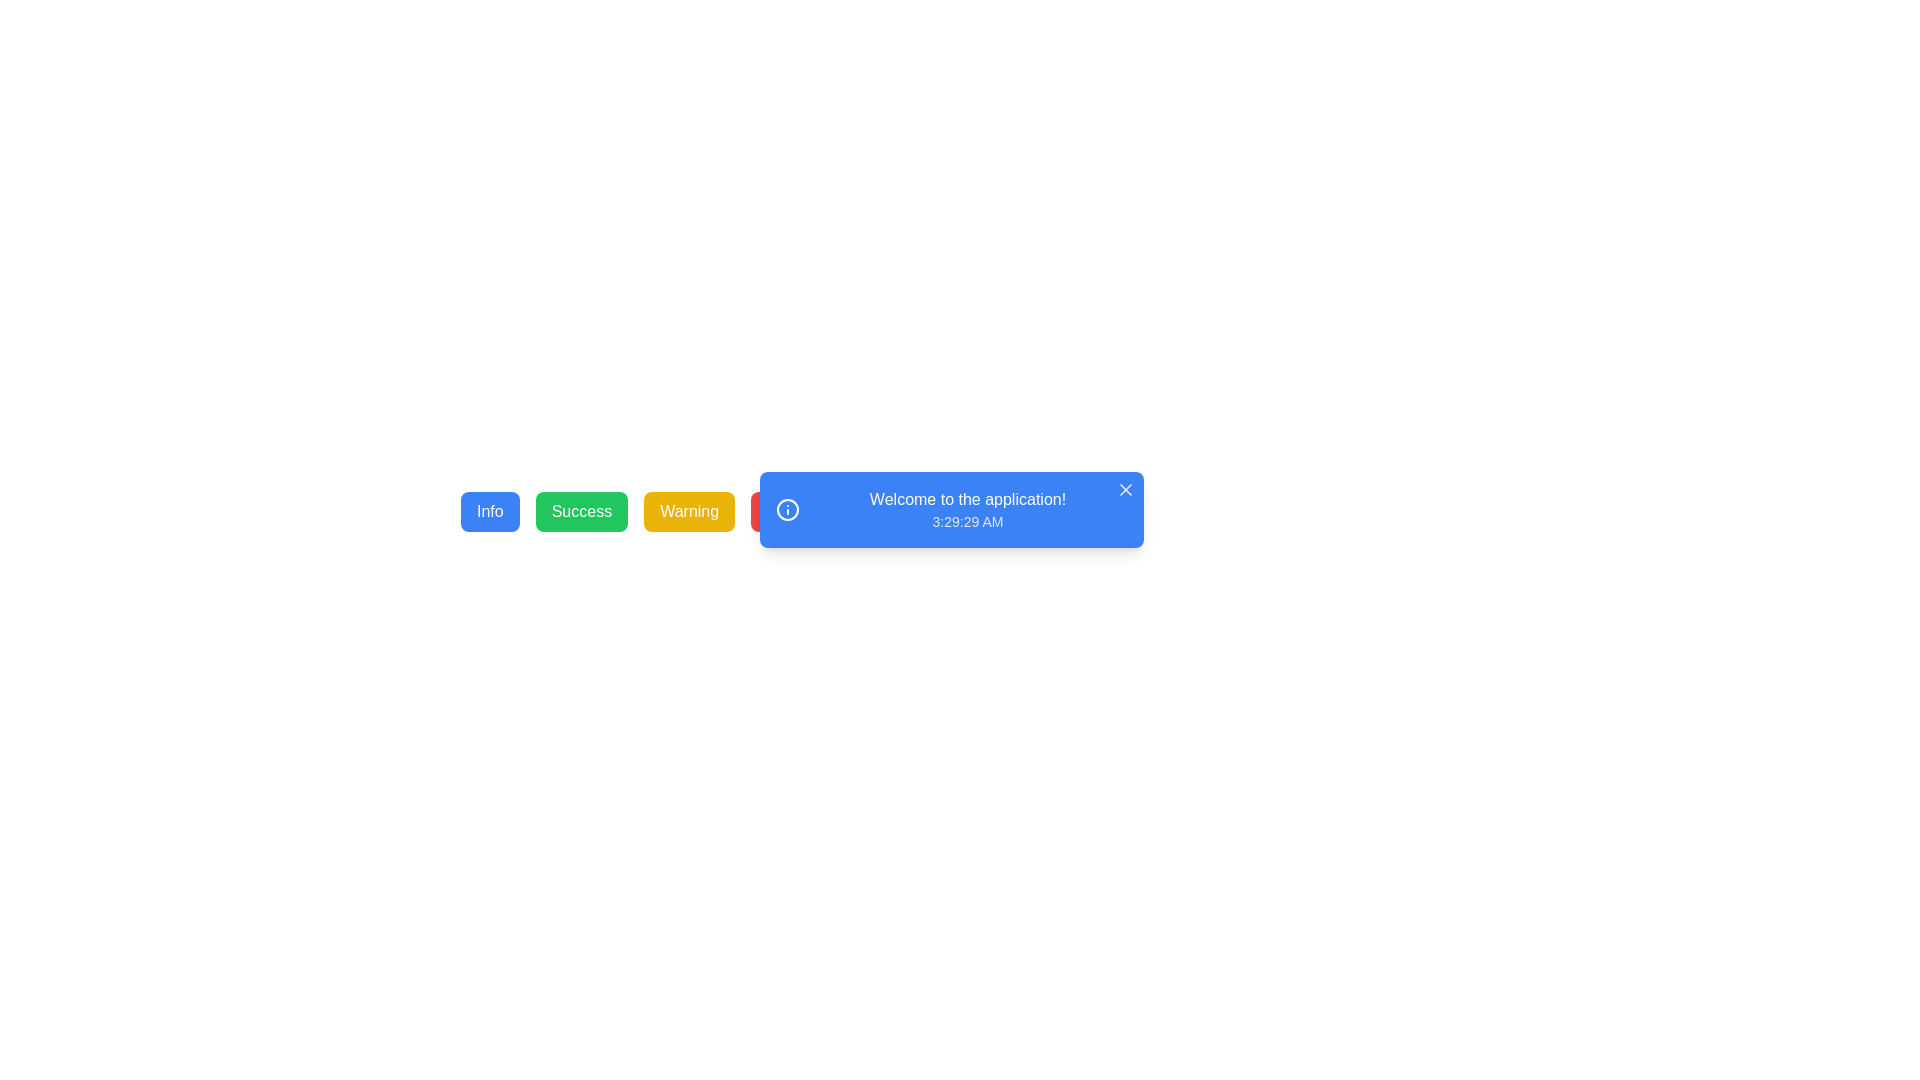  Describe the element at coordinates (580, 511) in the screenshot. I see `the rounded rectangular button with a green background labeled 'Success' to change its appearance, located between the 'Info' button and the 'Warning' button` at that location.